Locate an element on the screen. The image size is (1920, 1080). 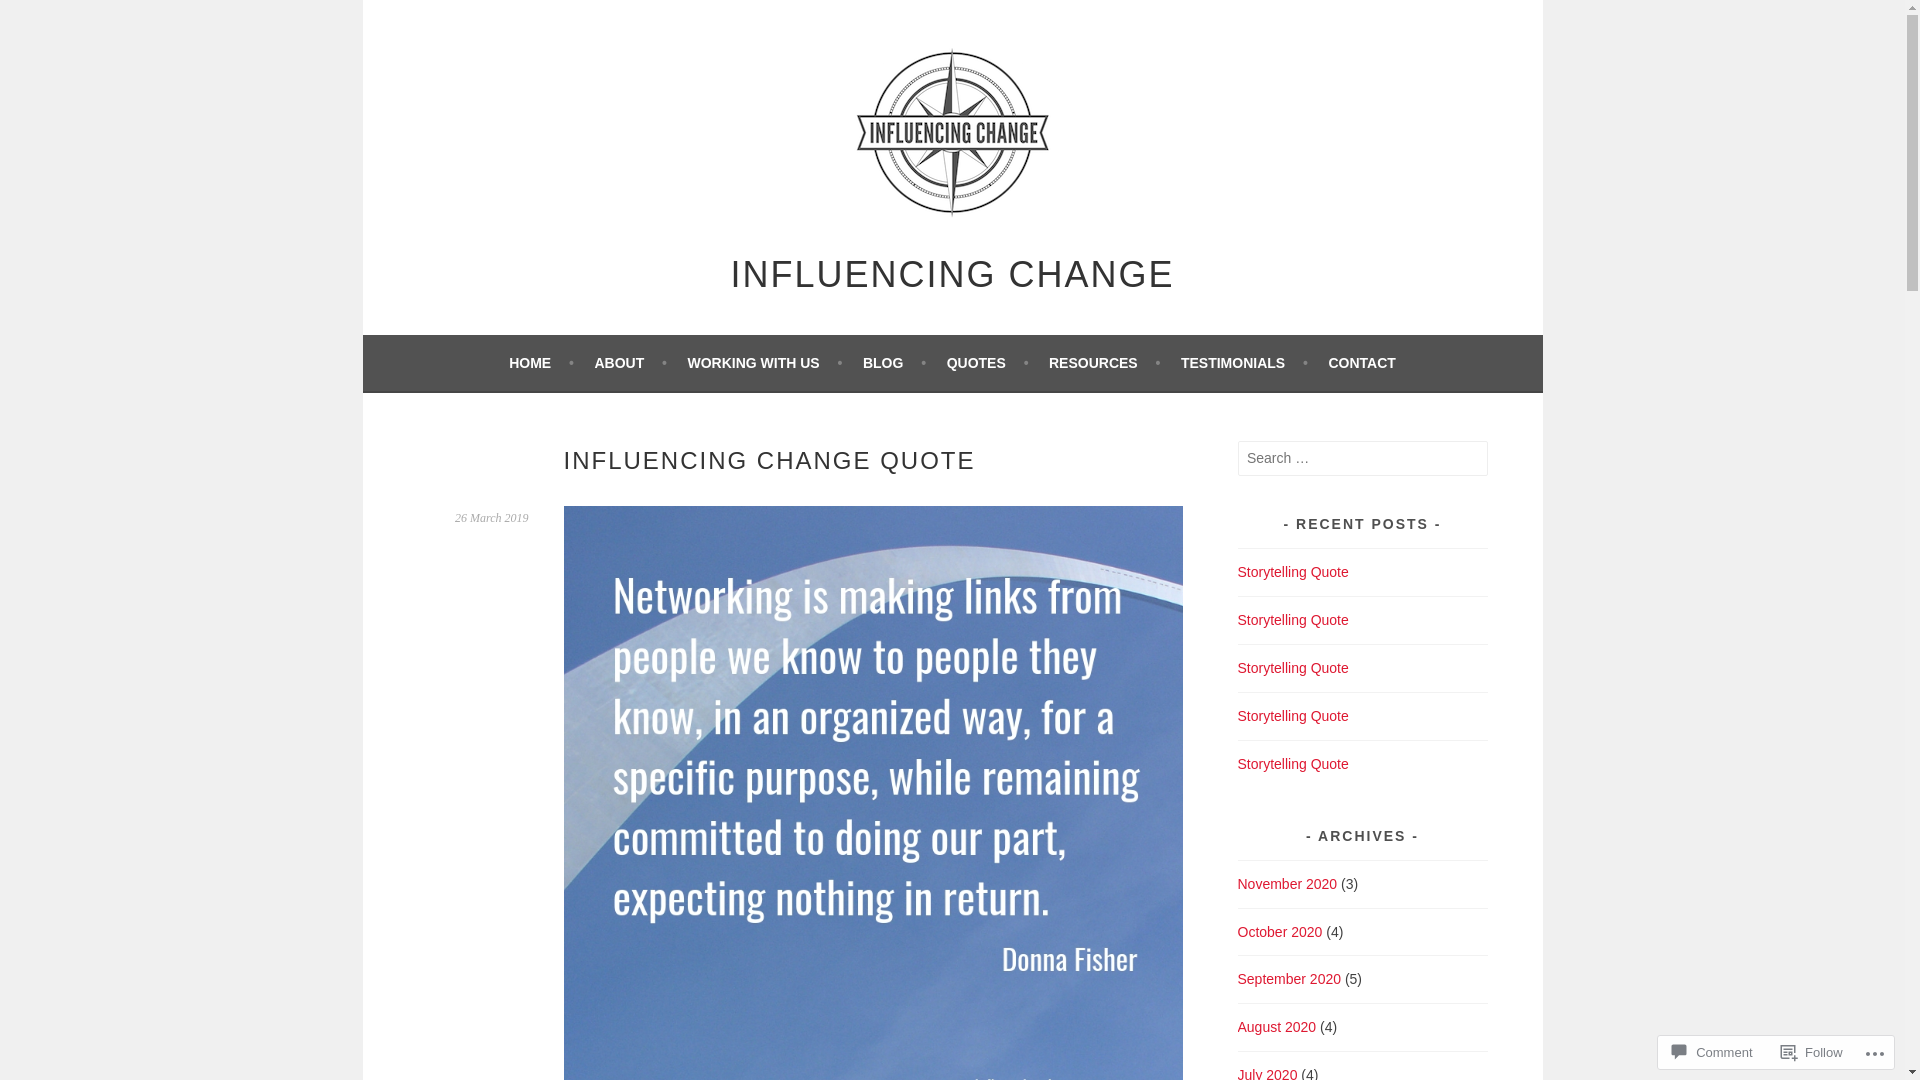
'Storytelling Quote' is located at coordinates (1293, 763).